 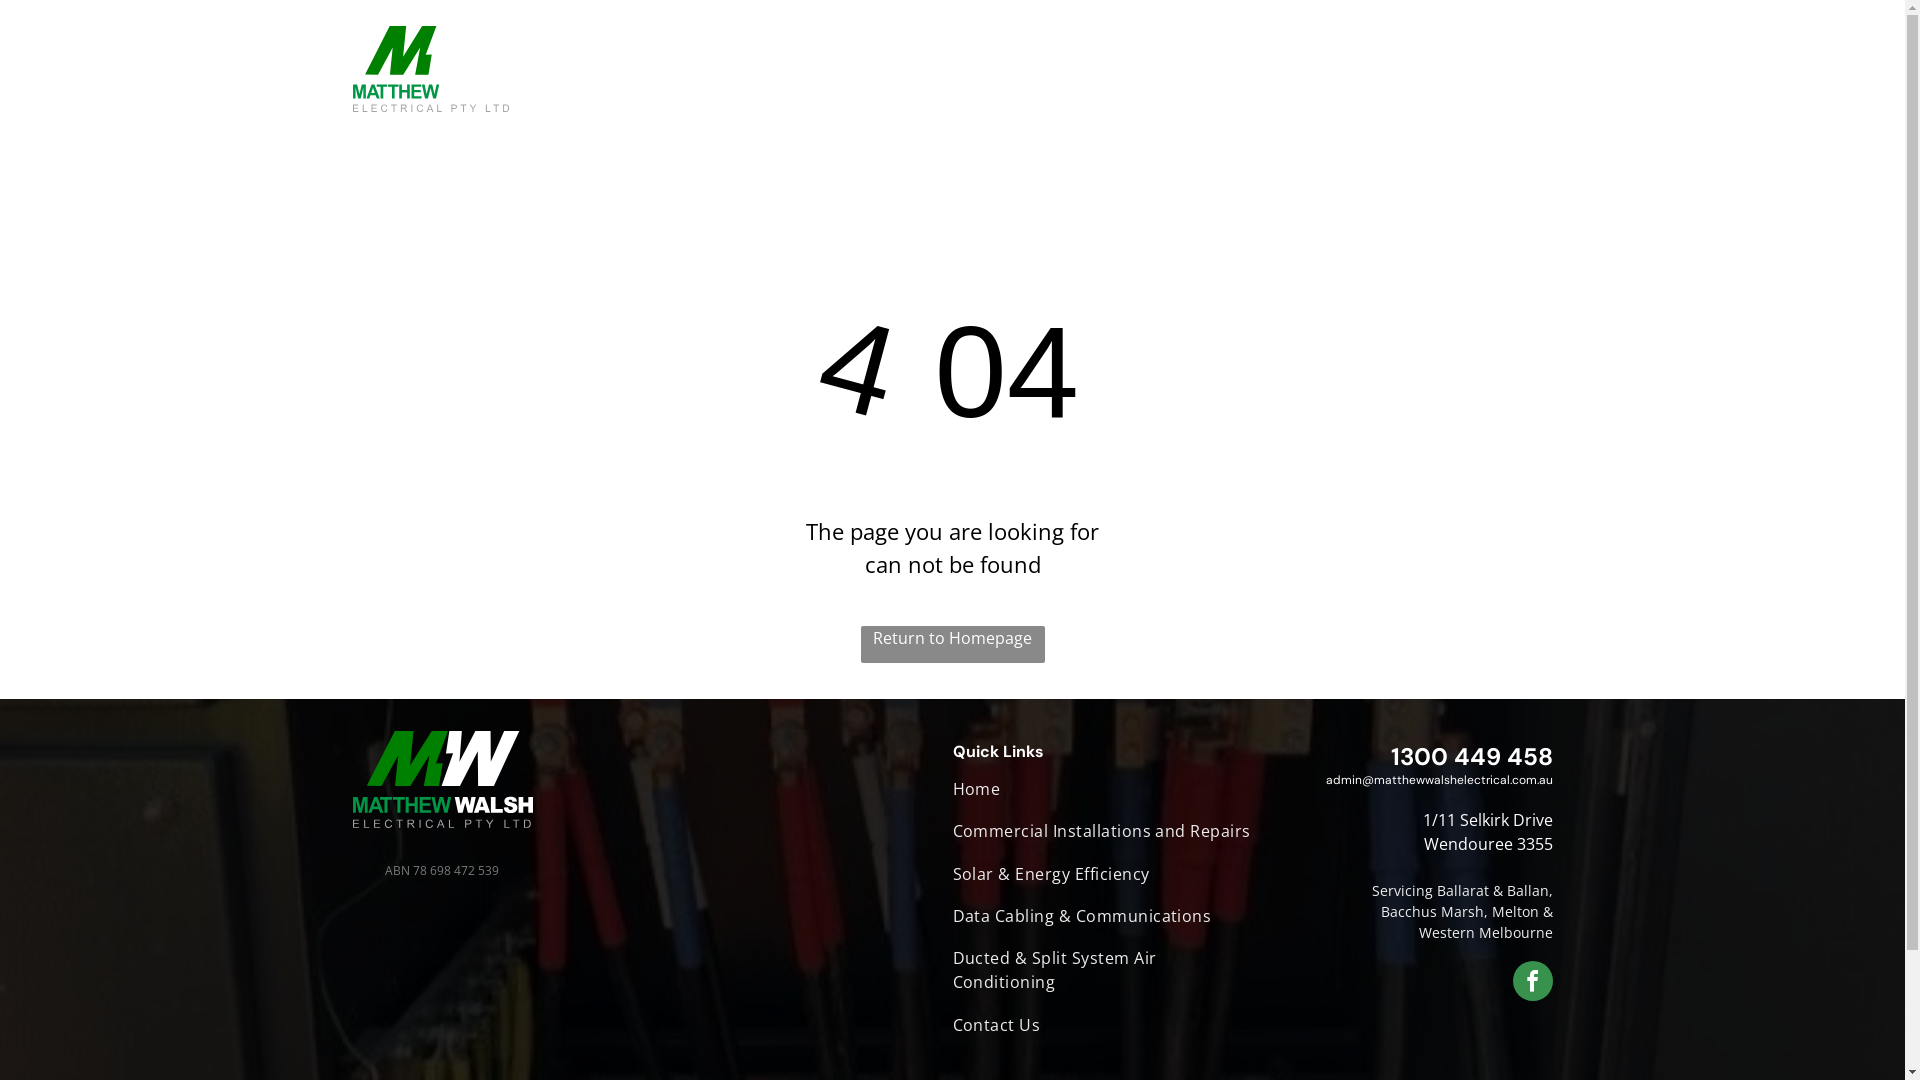 What do you see at coordinates (1101, 834) in the screenshot?
I see `'Commercial Installations and Repairs'` at bounding box center [1101, 834].